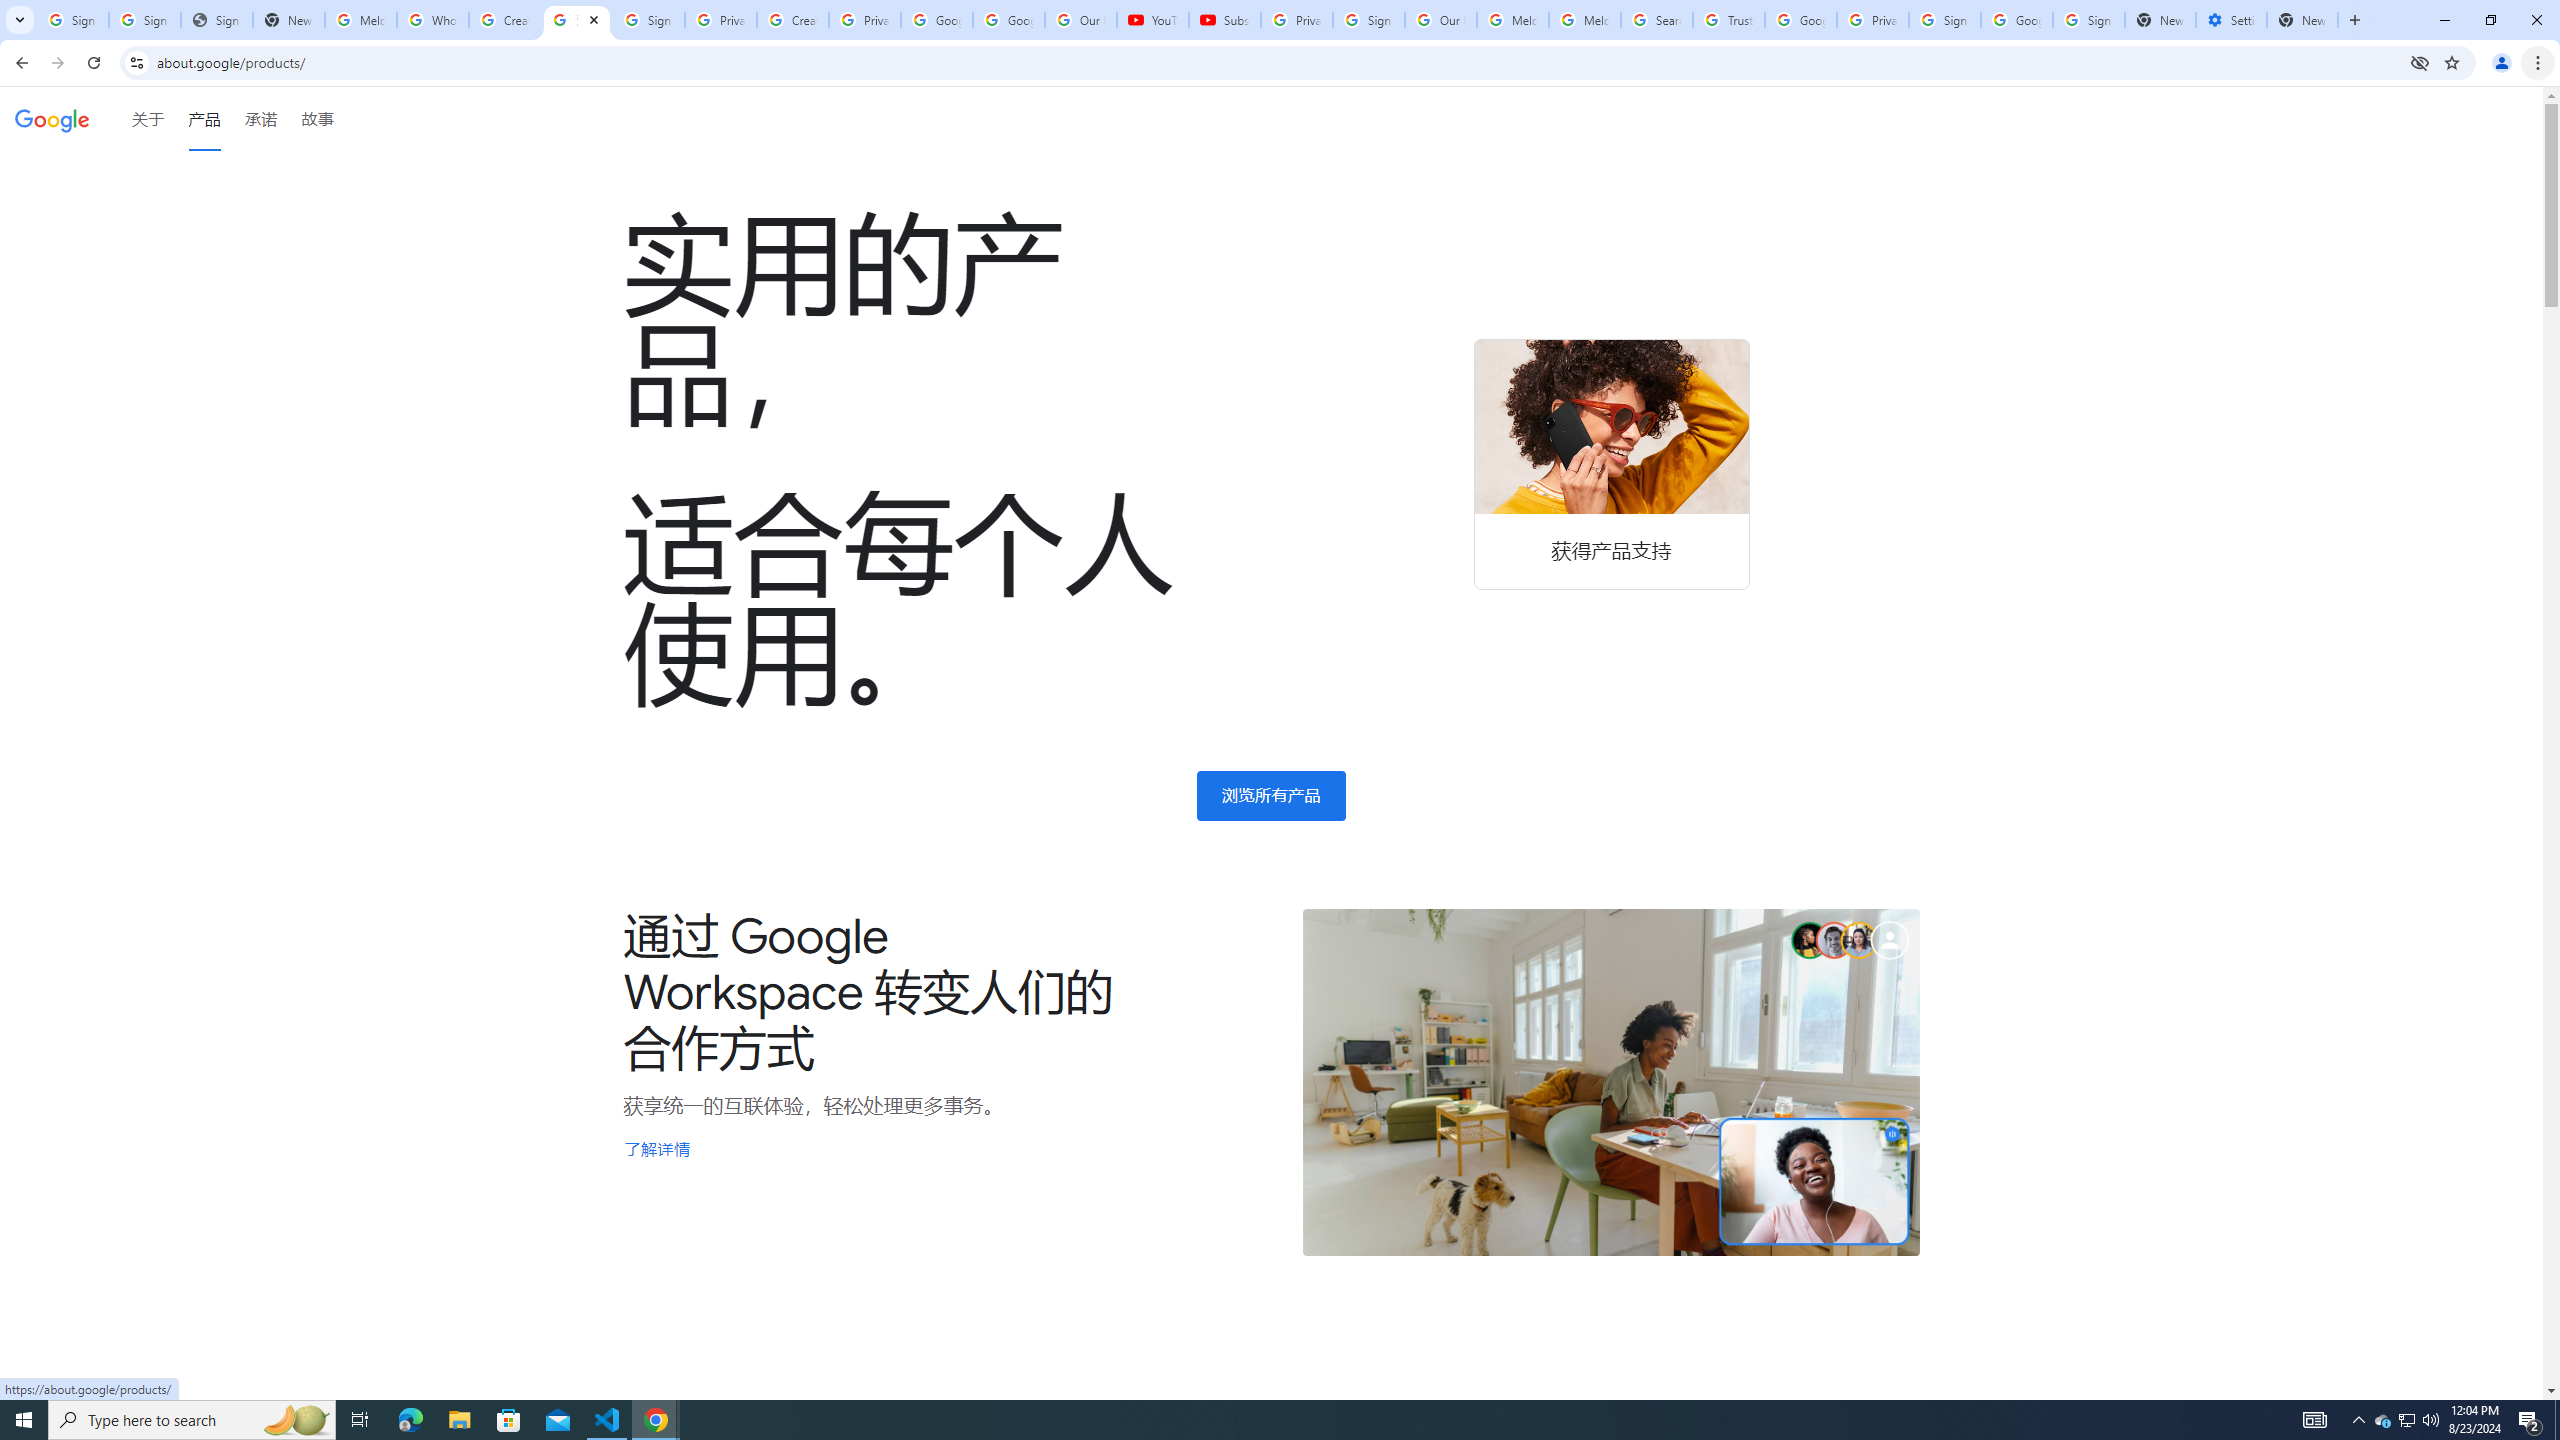  I want to click on 'Subscriptions - YouTube', so click(1223, 19).